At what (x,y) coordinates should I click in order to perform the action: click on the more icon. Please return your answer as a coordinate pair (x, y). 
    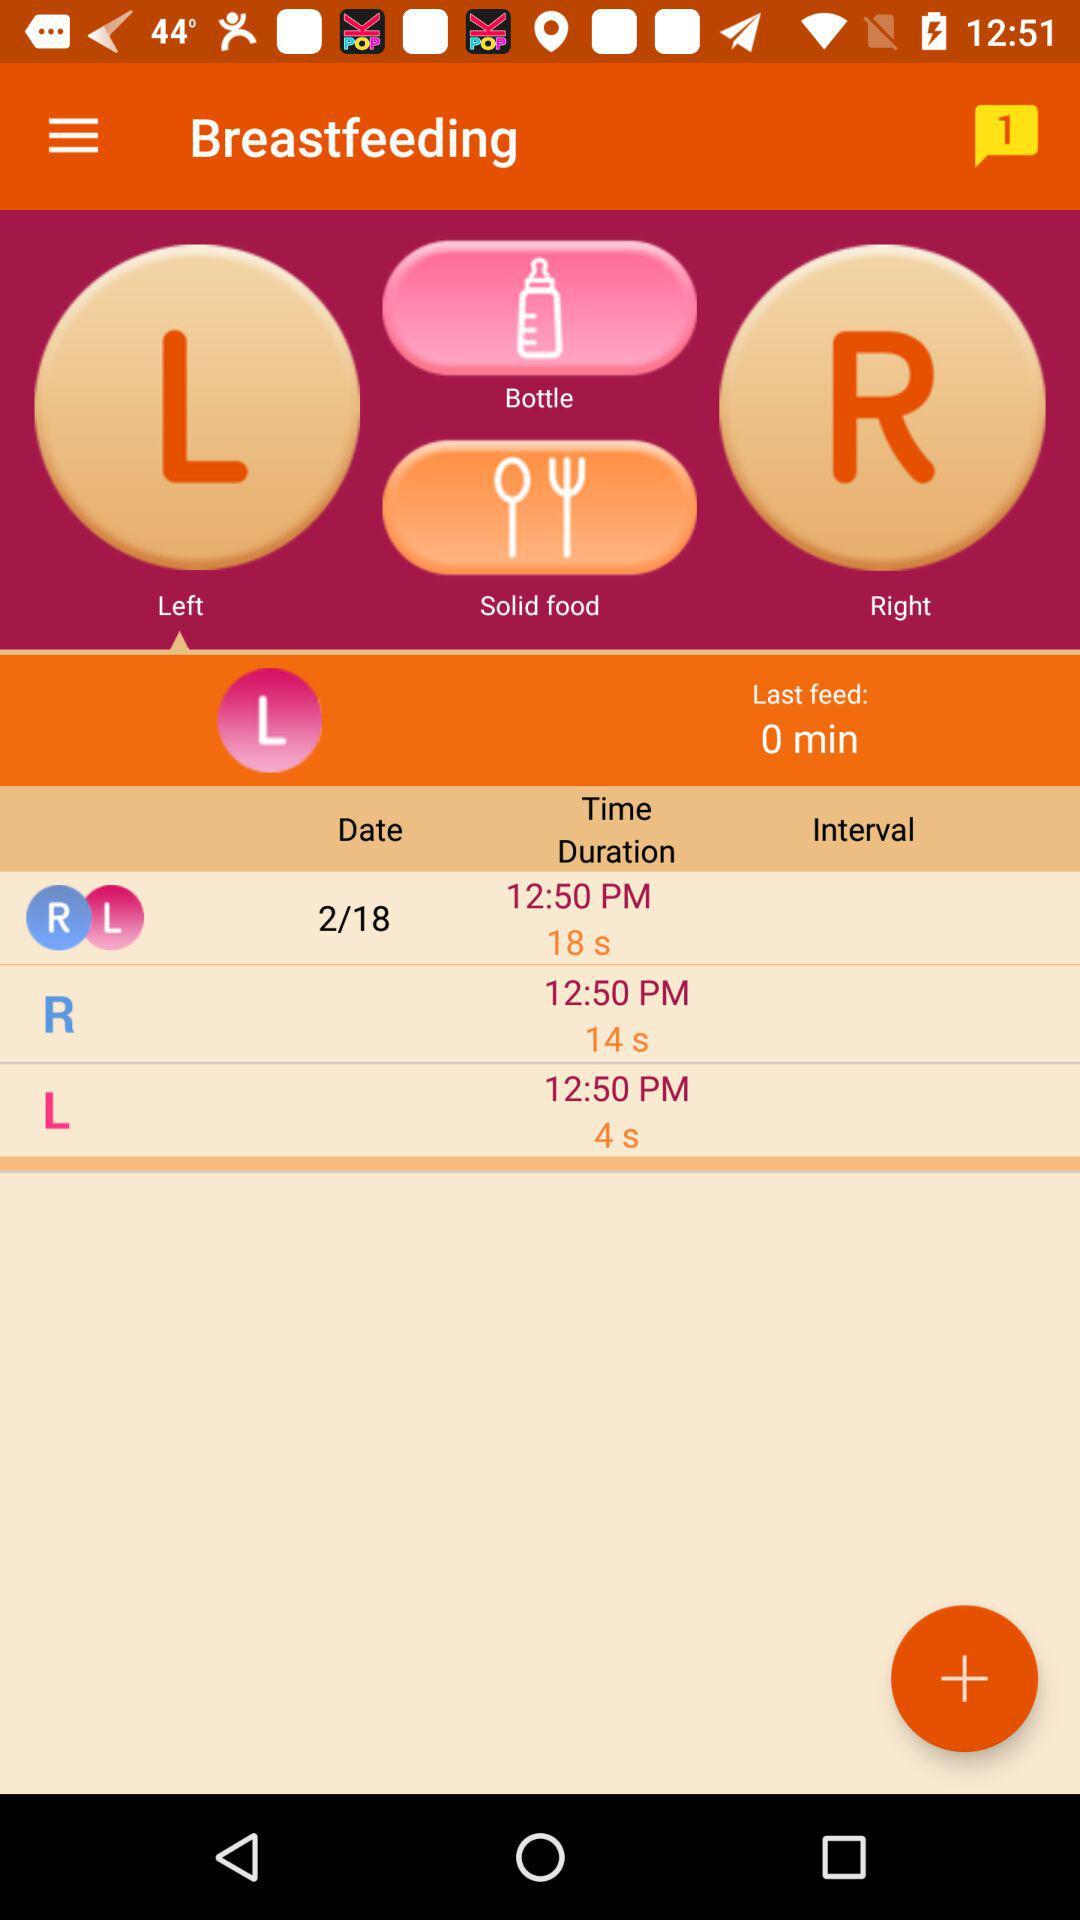
    Looking at the image, I should click on (538, 306).